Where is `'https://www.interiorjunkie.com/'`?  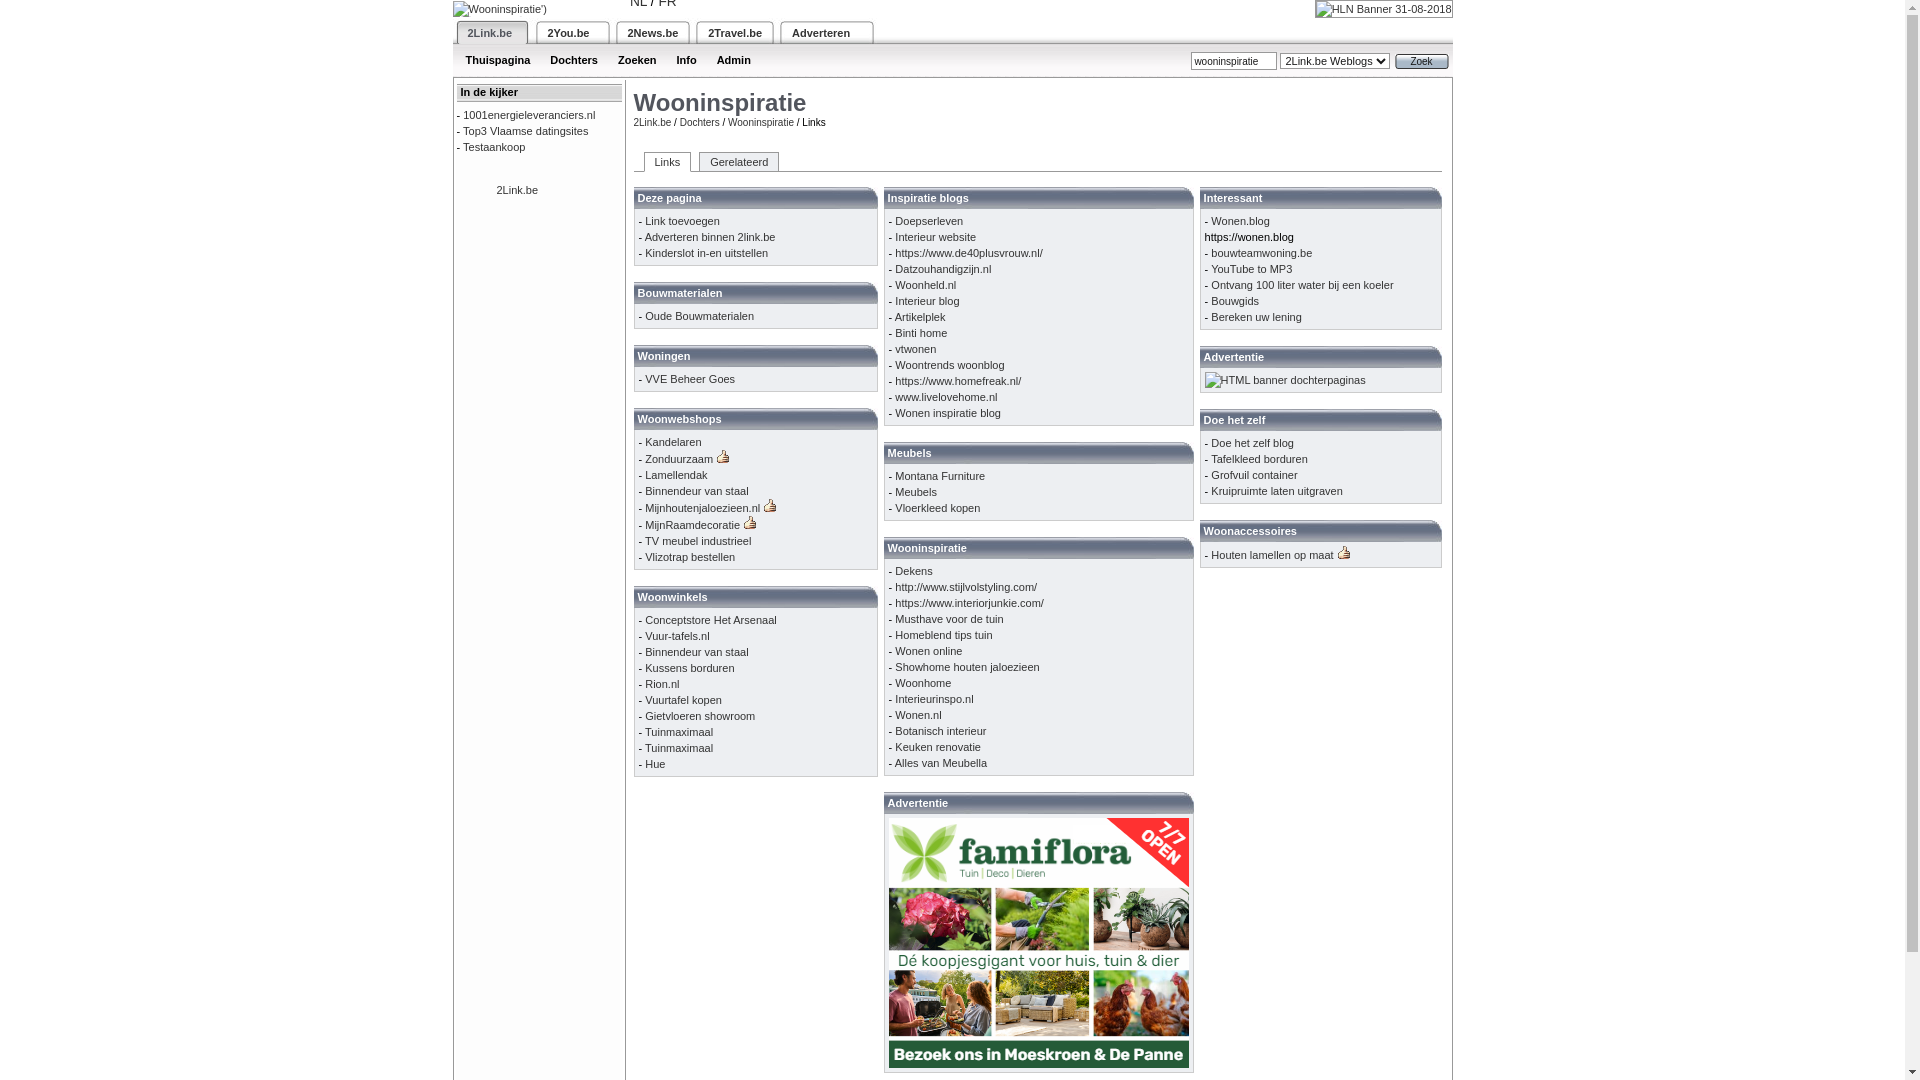
'https://www.interiorjunkie.com/' is located at coordinates (969, 601).